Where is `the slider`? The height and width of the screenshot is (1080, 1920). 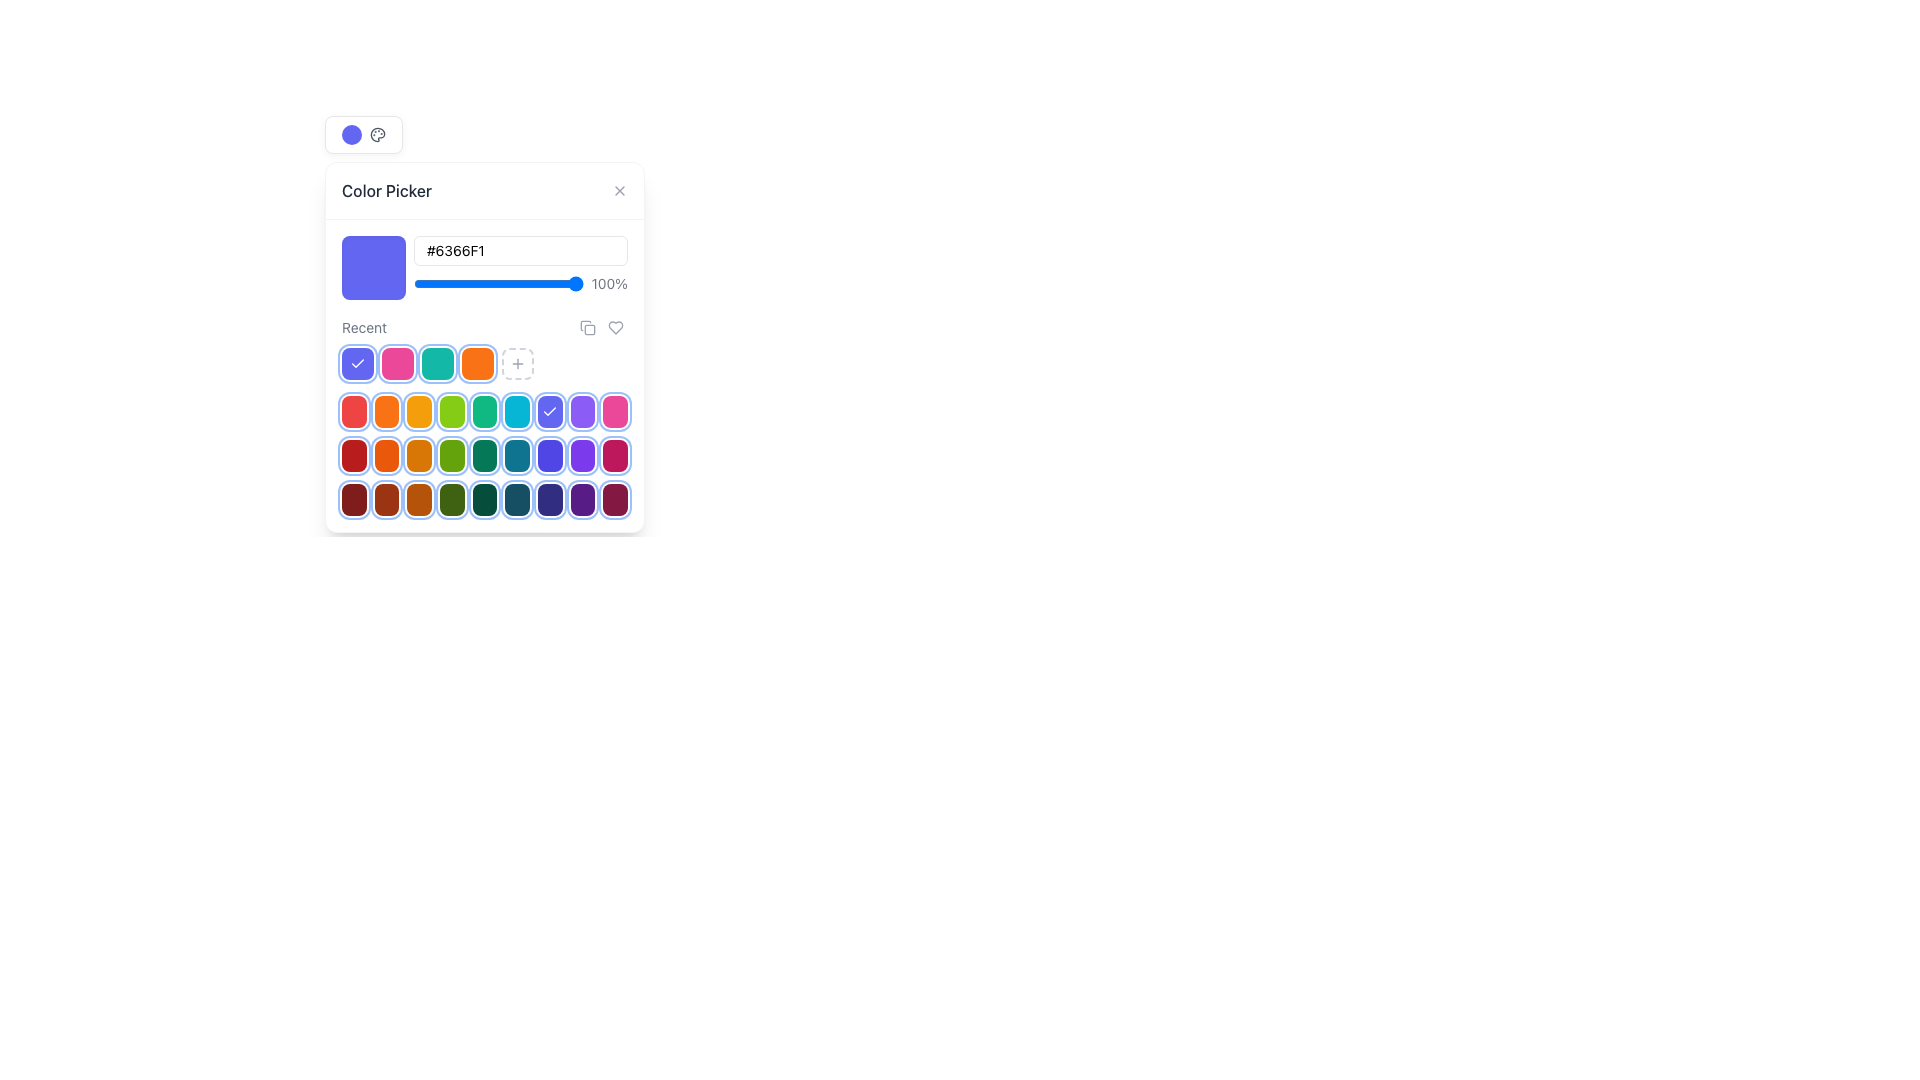 the slider is located at coordinates (430, 284).